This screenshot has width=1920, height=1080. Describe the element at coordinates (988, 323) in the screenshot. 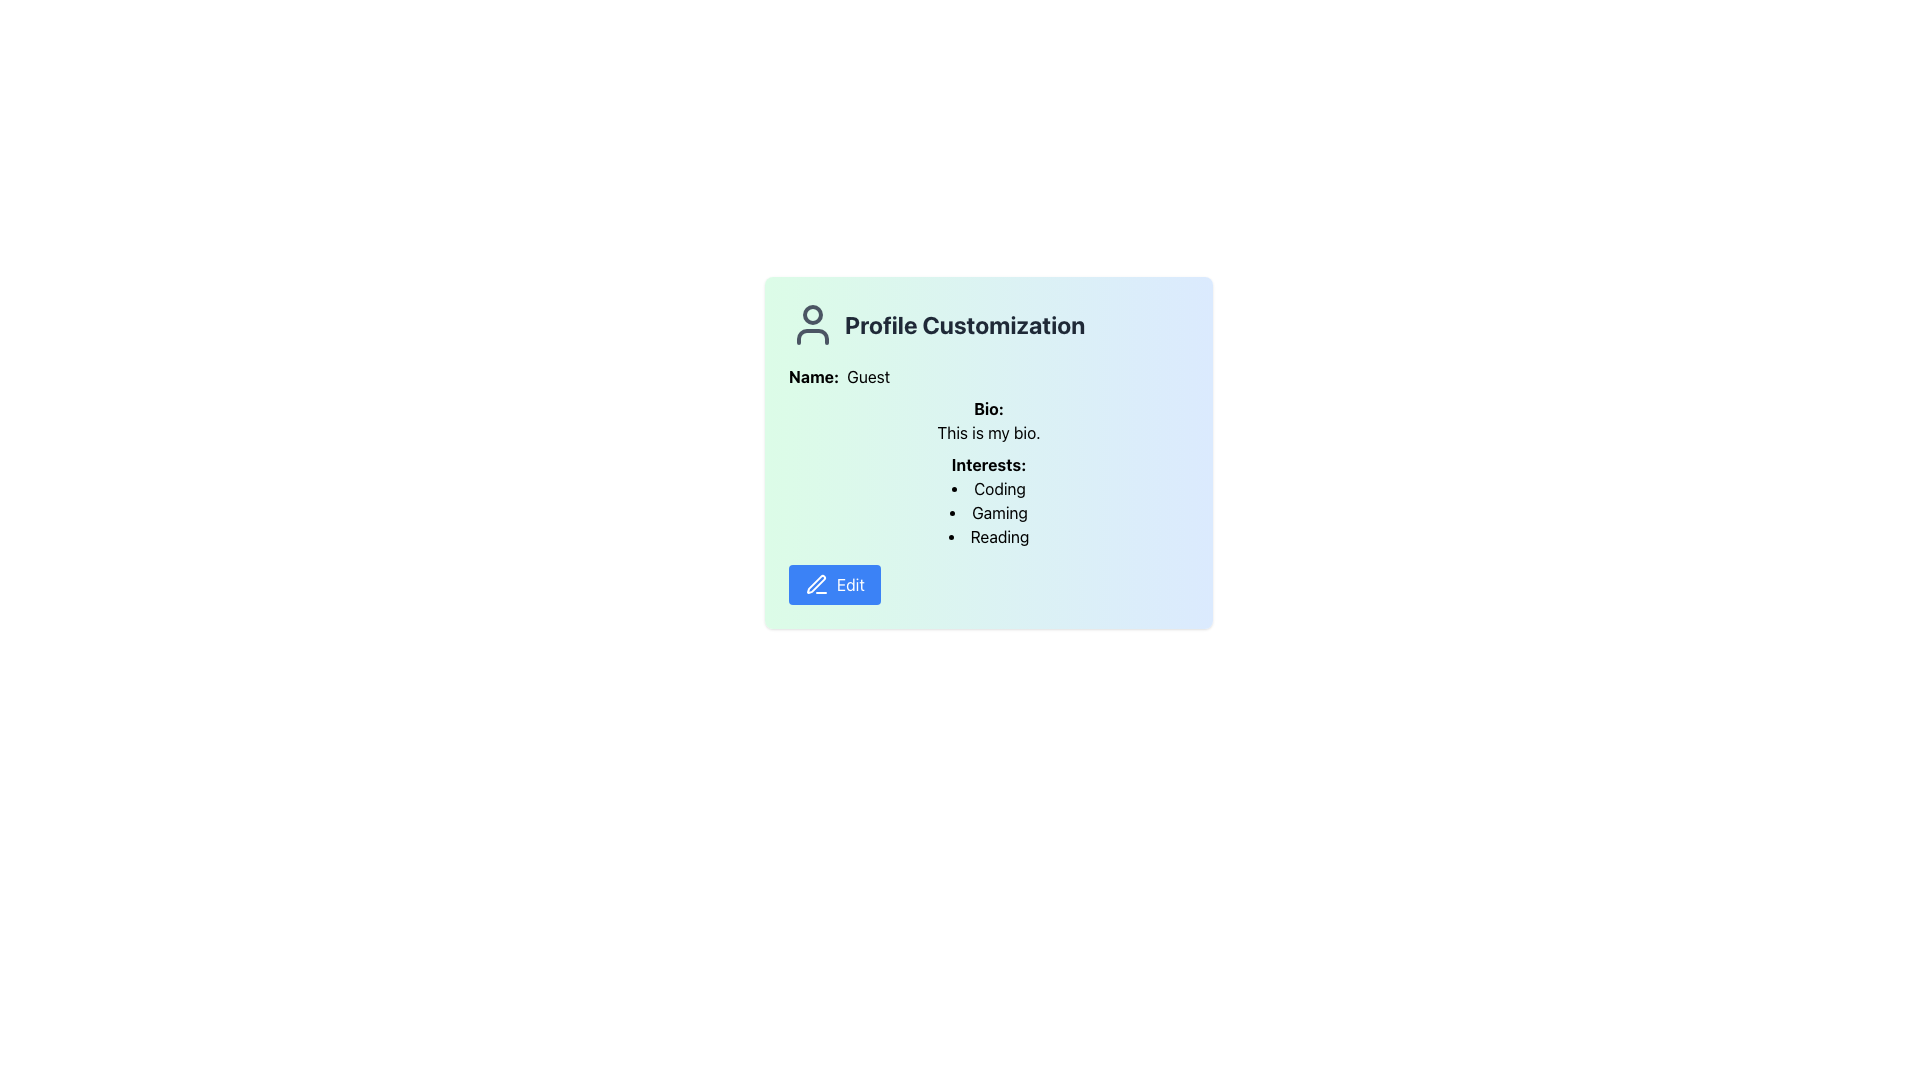

I see `the Heading with Icon that serves as a title for profile customization, positioned at the top of the card and above sections like 'Name', 'Bio', and 'Interests'` at that location.